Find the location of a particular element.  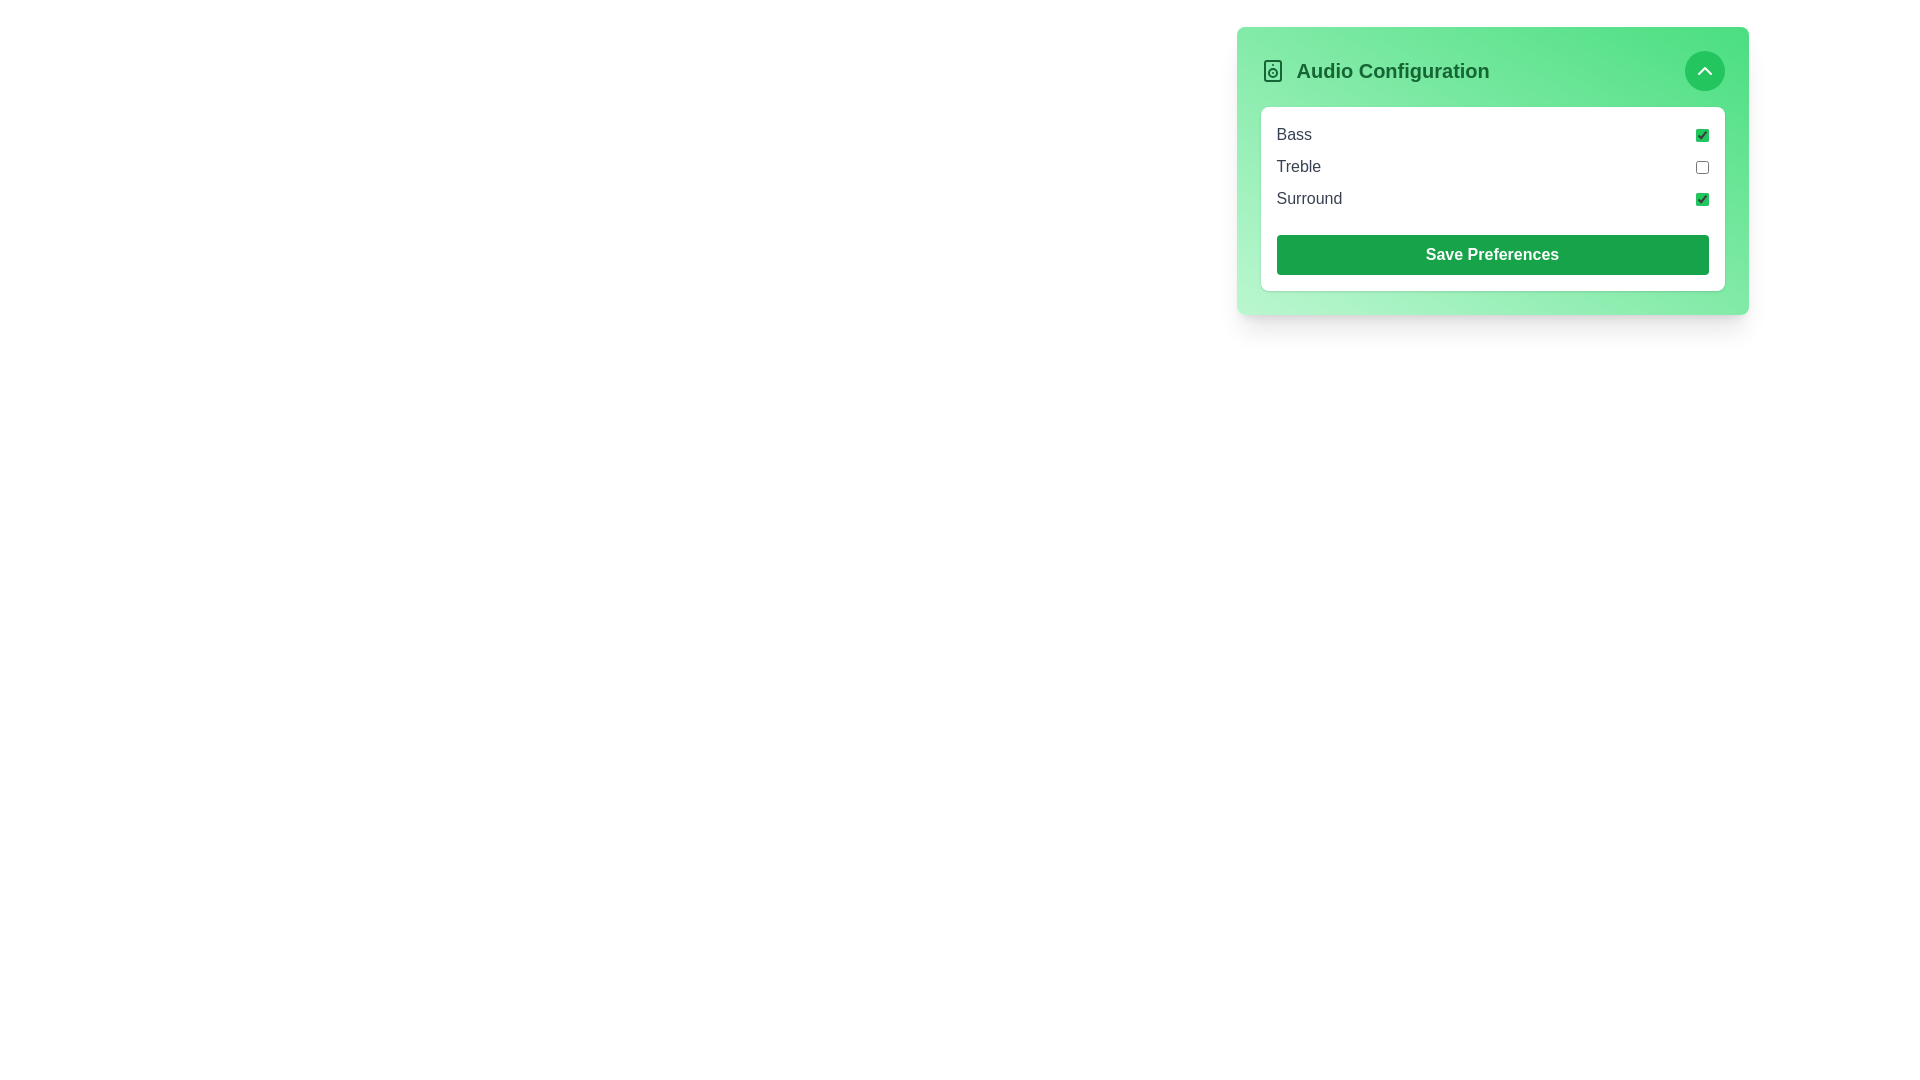

the green-accented checkbox indicating the active state next to the label 'Surround' in the 'Audio Configuration' card is located at coordinates (1701, 199).